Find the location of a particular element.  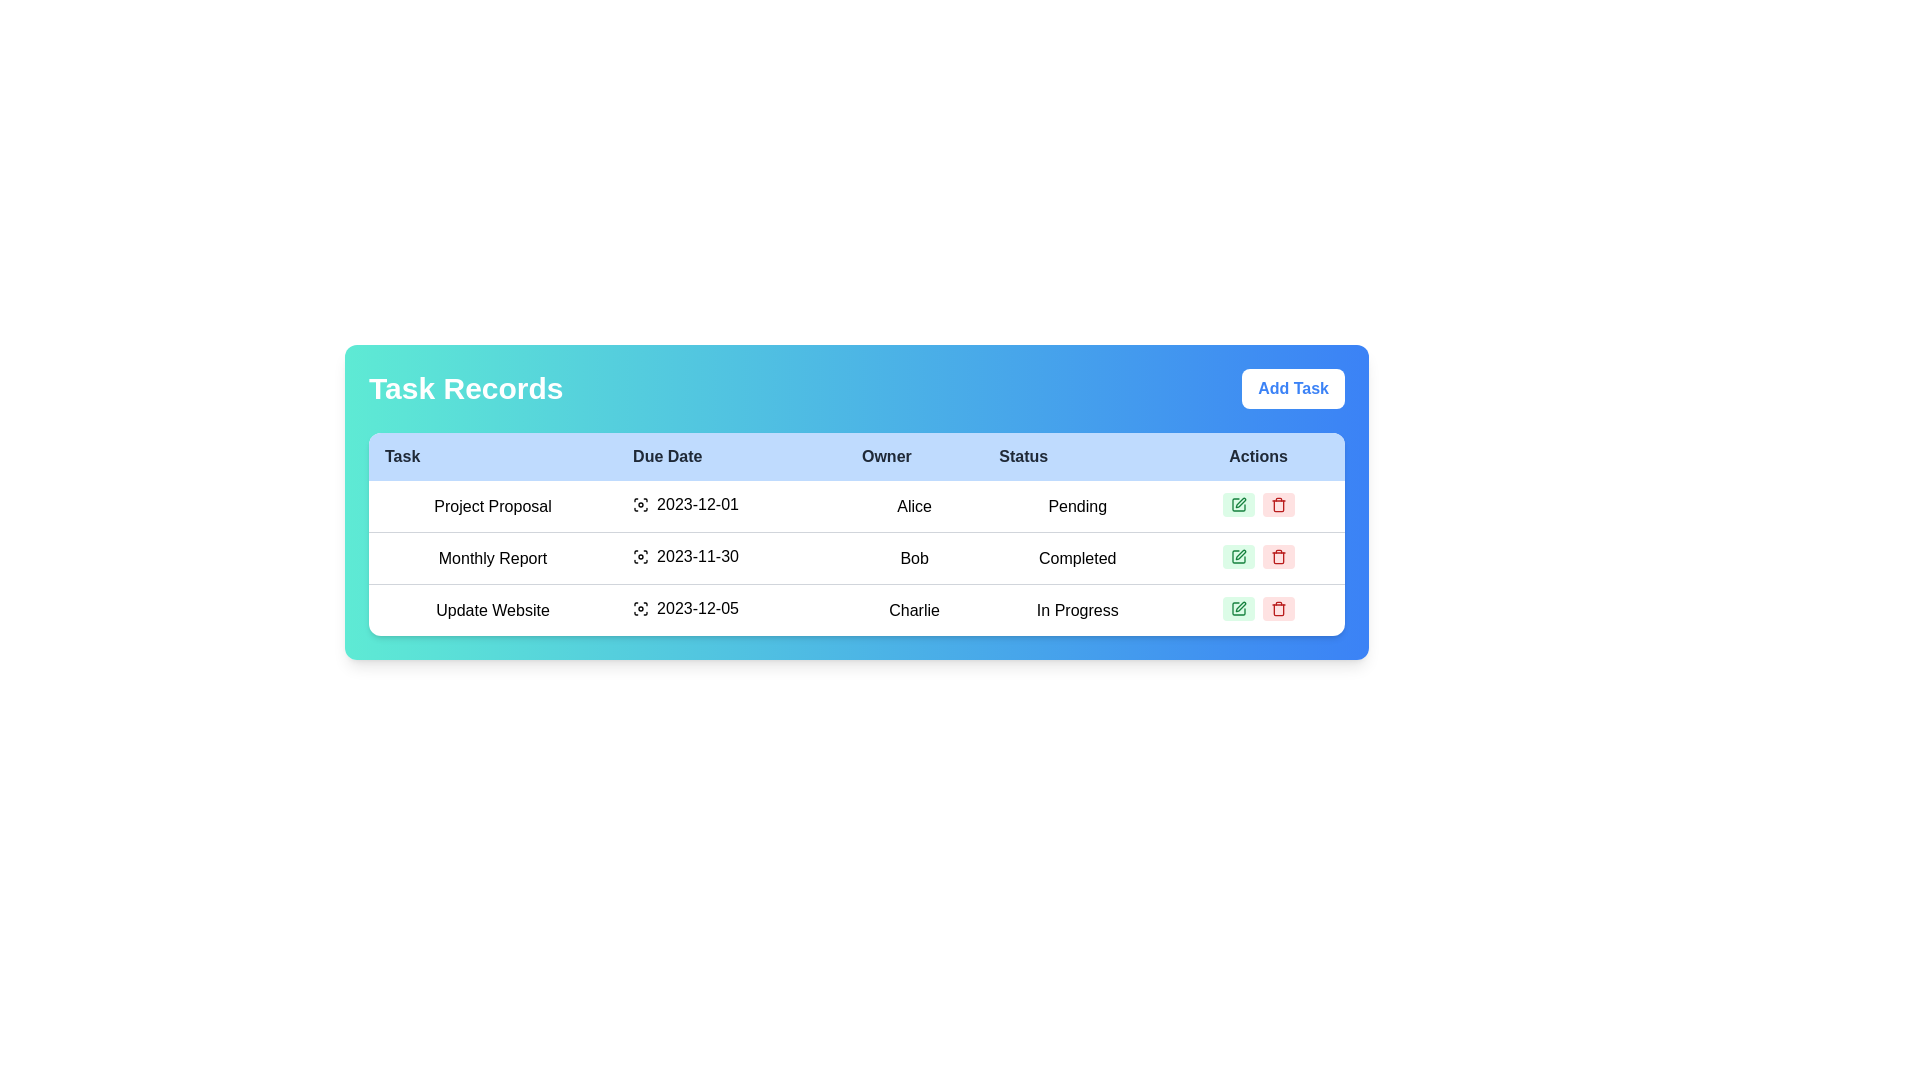

the Static Text Label displaying 'Alice' in the 'Owner' column of the table associated with the 'Project Proposal' task is located at coordinates (913, 505).